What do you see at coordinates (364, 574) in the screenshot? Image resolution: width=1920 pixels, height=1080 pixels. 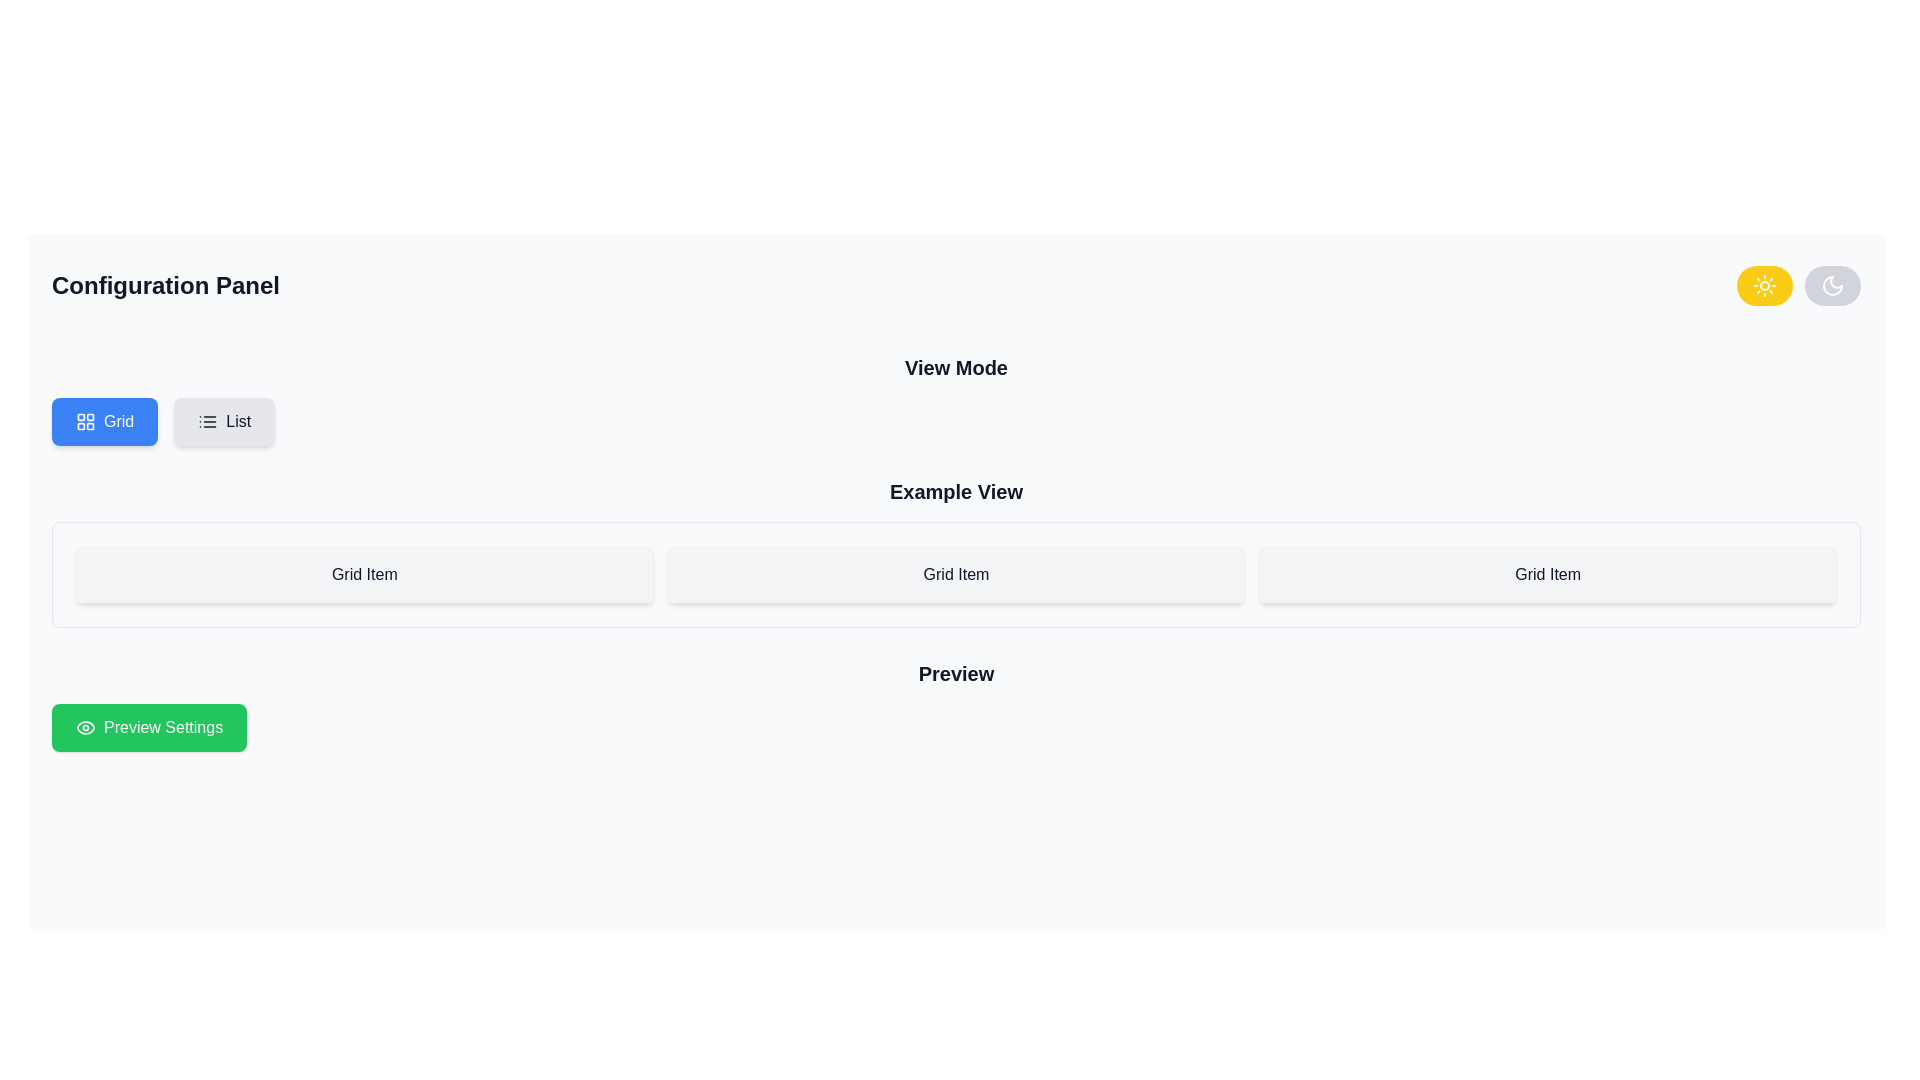 I see `the text within the Box element located in the 'Example View' section, which is the first of three horizontally arranged items beneath the 'View Mode' controls` at bounding box center [364, 574].